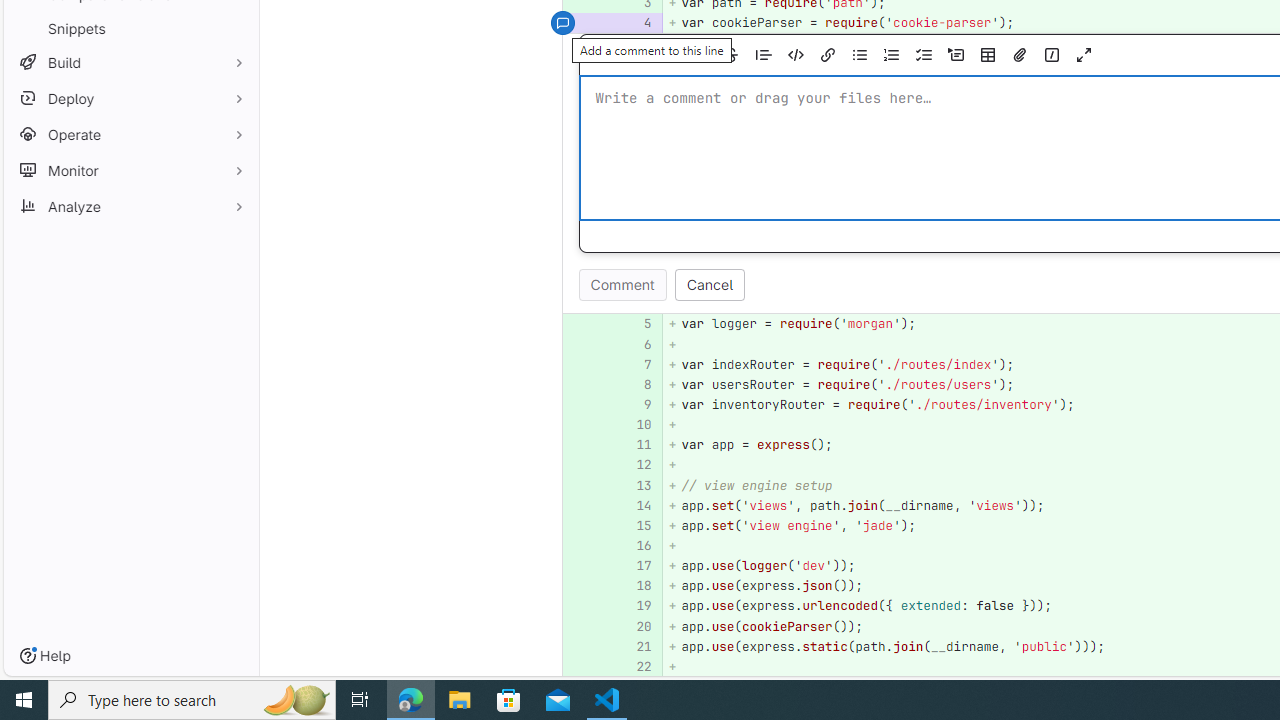 The width and height of the screenshot is (1280, 720). Describe the element at coordinates (922, 54) in the screenshot. I see `'Add a checklist'` at that location.